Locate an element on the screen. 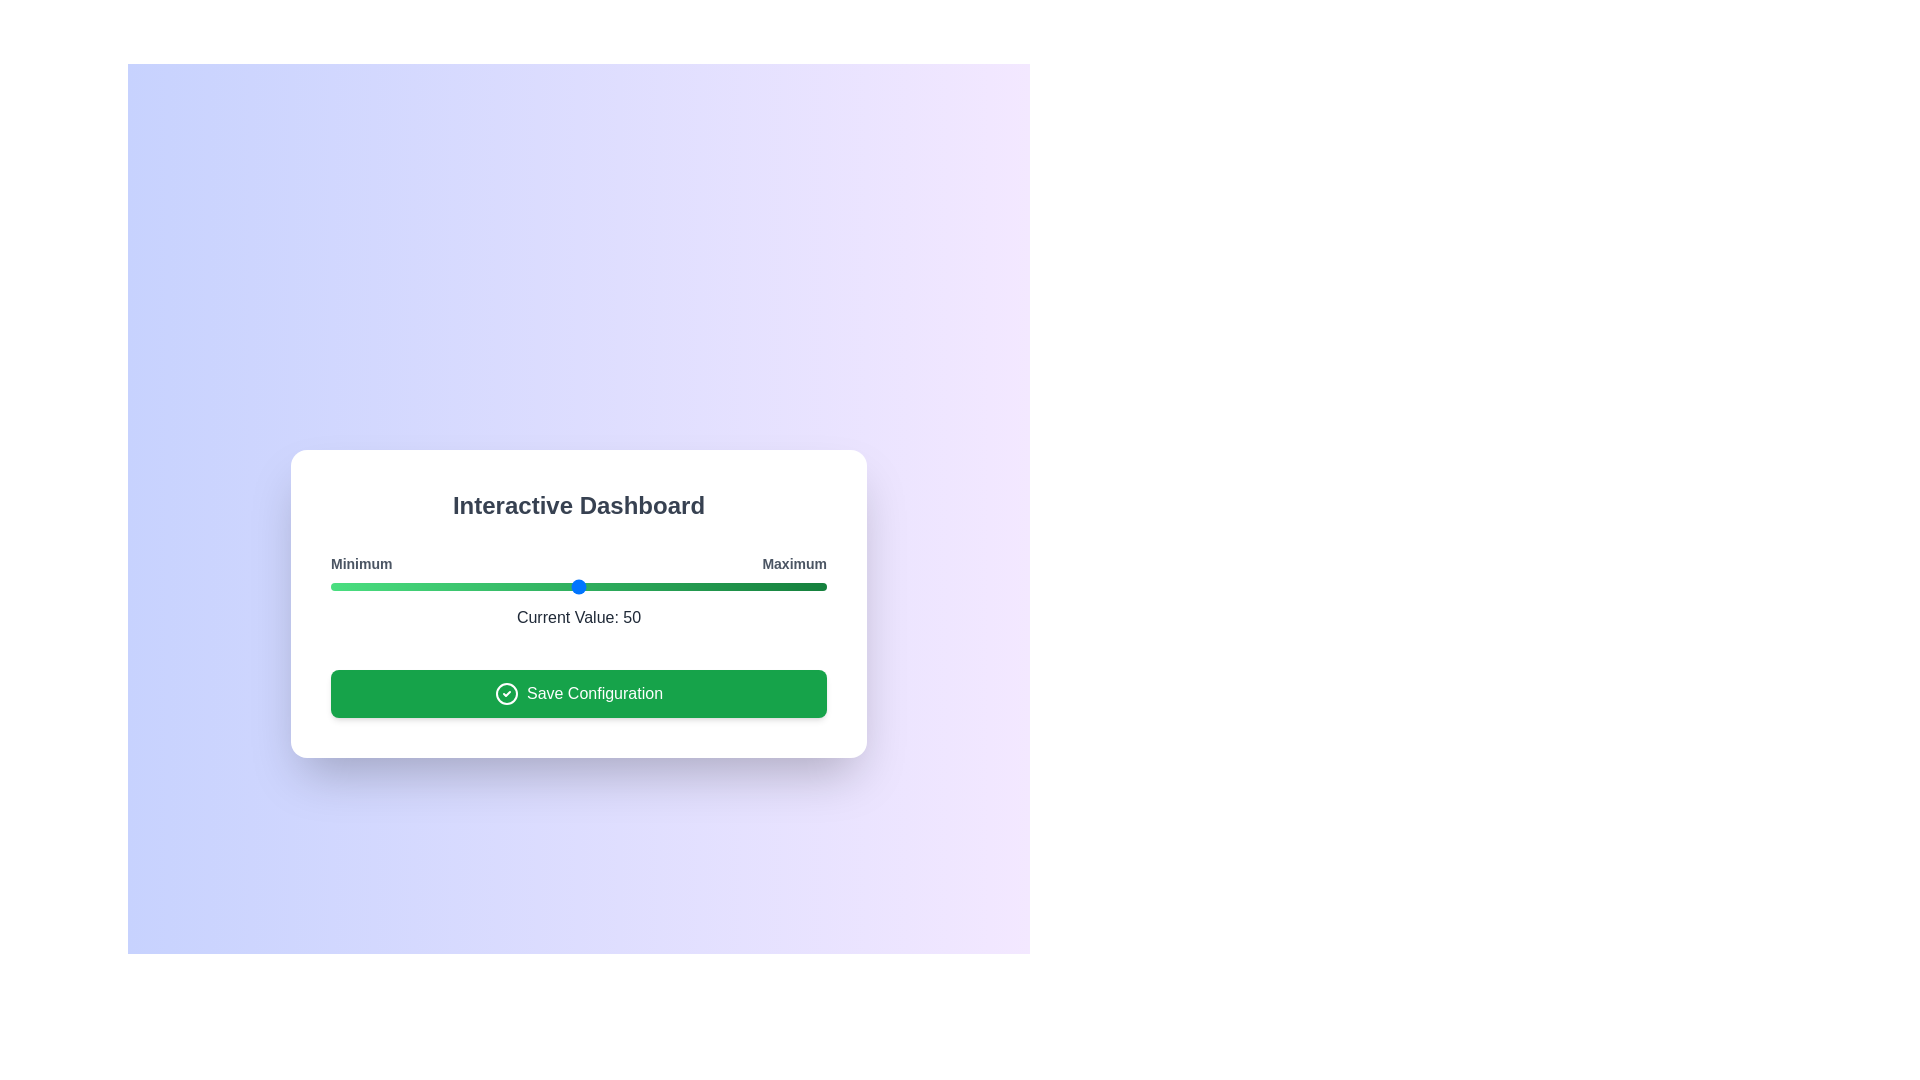 The image size is (1920, 1080). the slider to set the value to 59 is located at coordinates (622, 585).